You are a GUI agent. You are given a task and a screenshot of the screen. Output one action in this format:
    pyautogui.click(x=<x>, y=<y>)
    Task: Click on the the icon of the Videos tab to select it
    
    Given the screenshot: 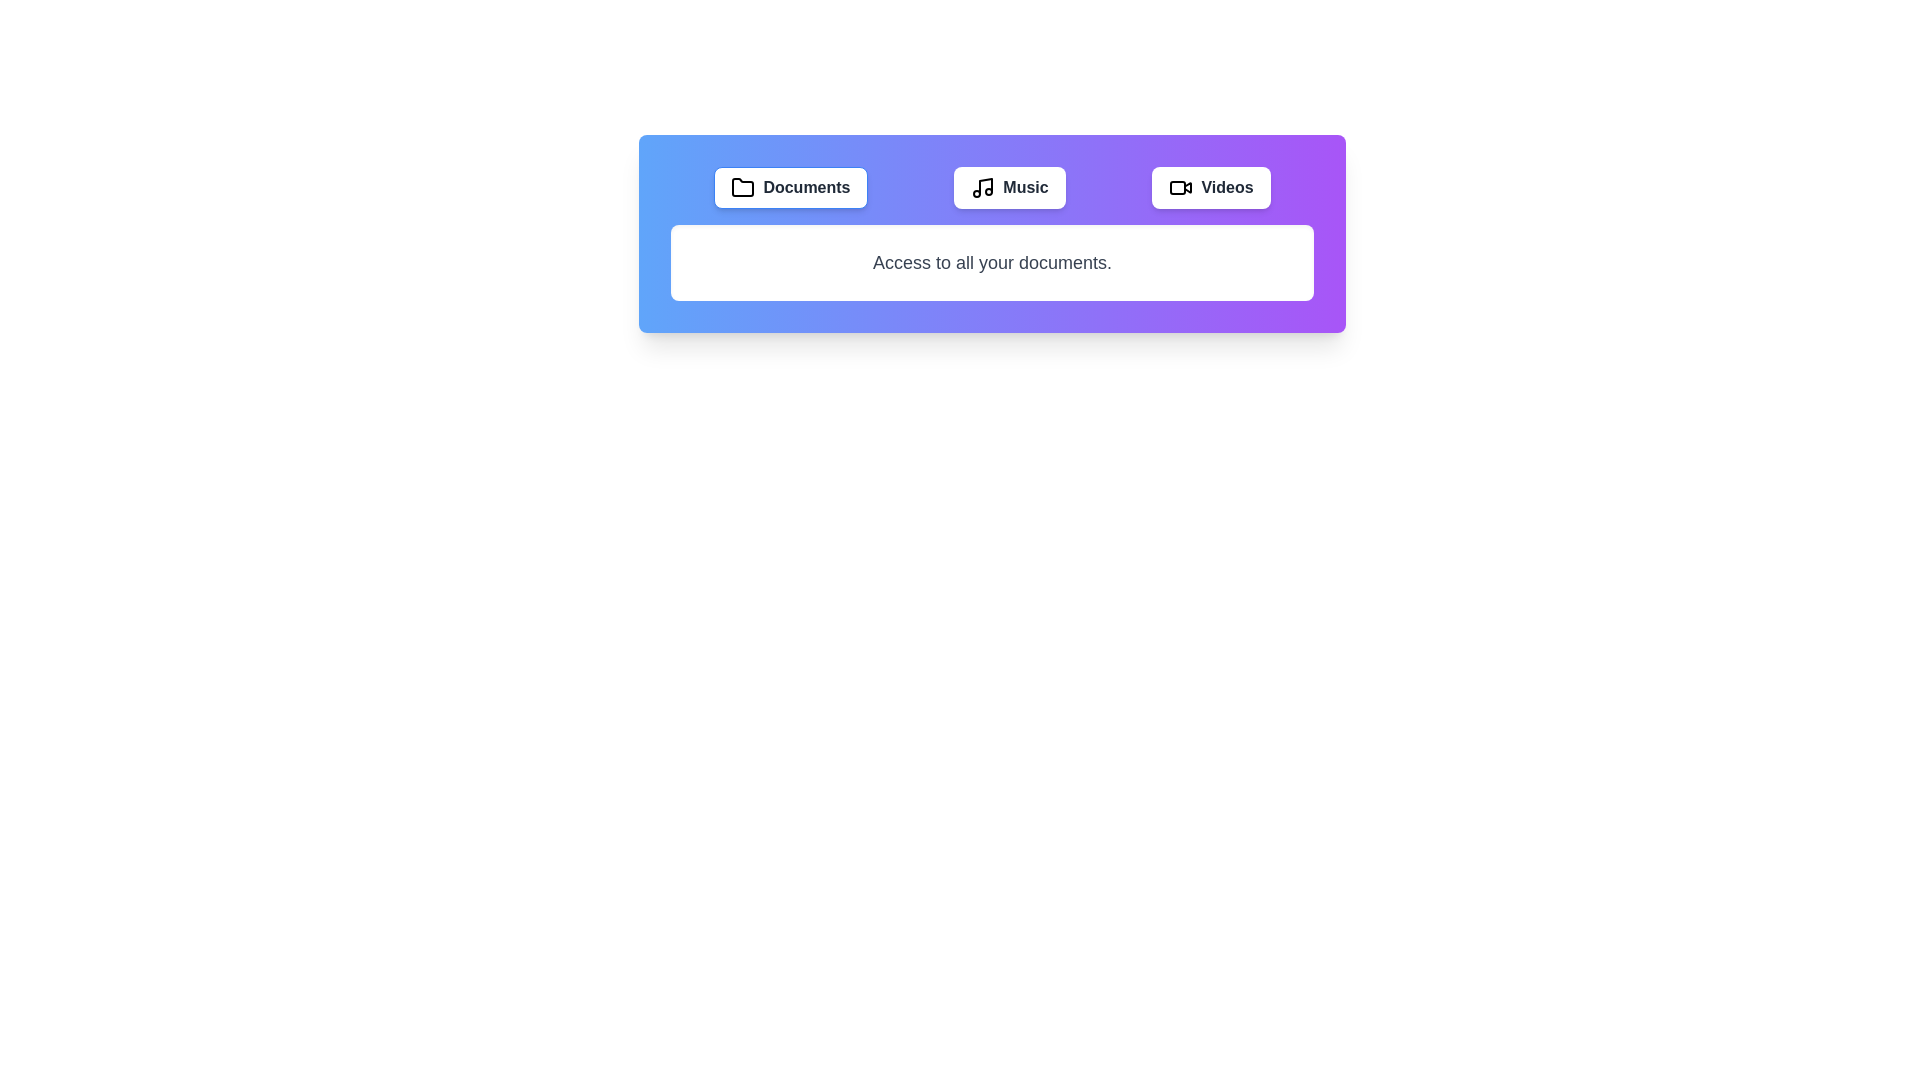 What is the action you would take?
    pyautogui.click(x=1181, y=188)
    